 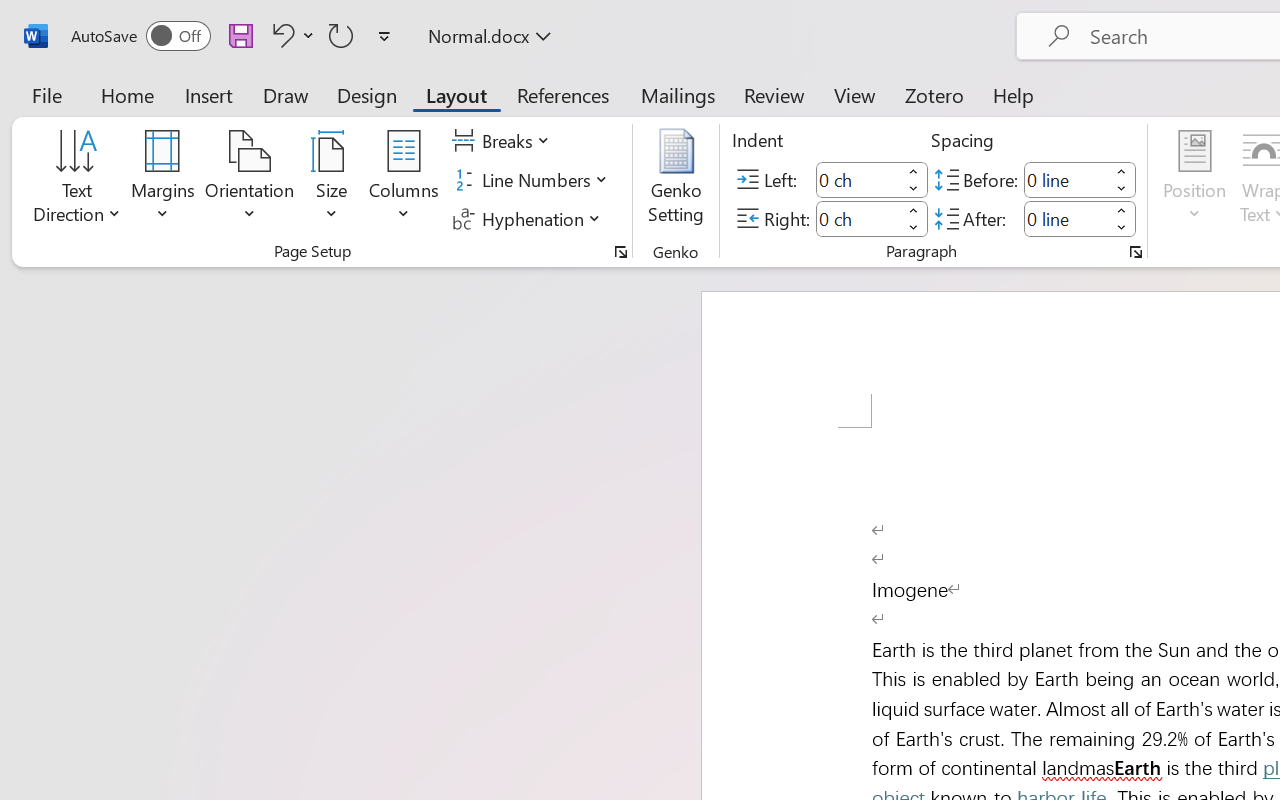 I want to click on 'Size', so click(x=332, y=179).